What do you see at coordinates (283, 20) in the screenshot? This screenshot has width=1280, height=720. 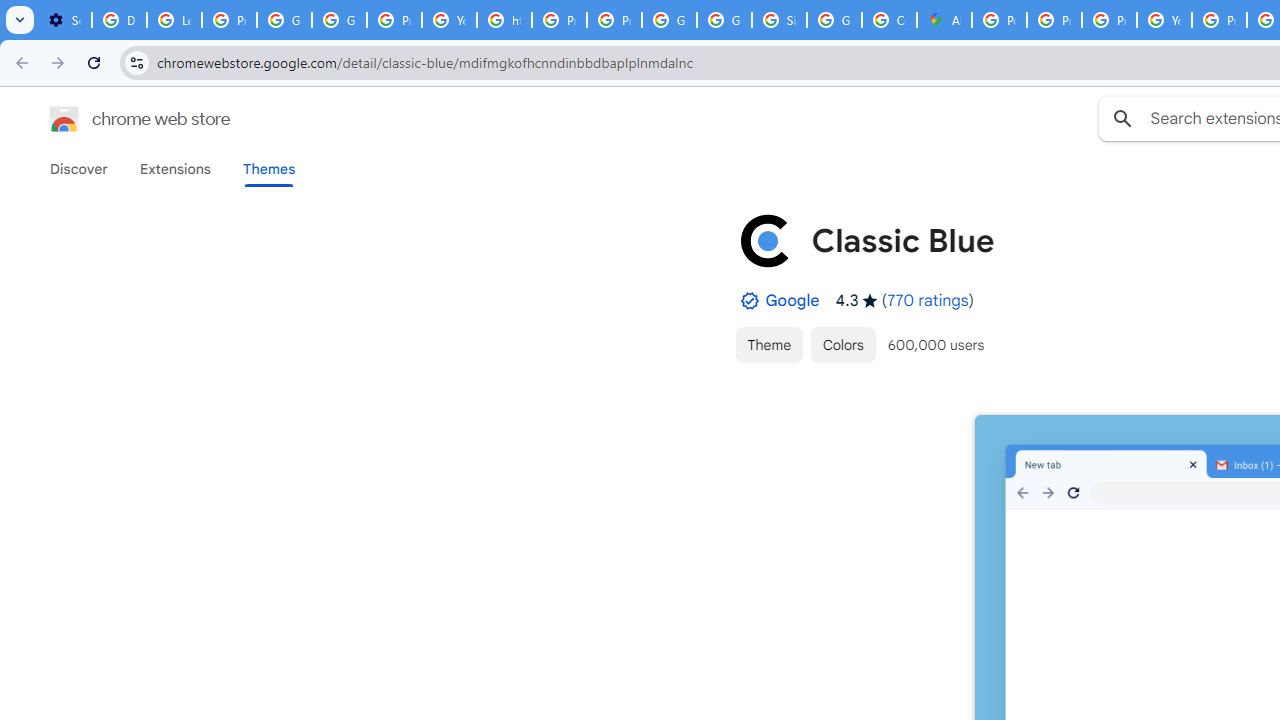 I see `'Google Account Help'` at bounding box center [283, 20].